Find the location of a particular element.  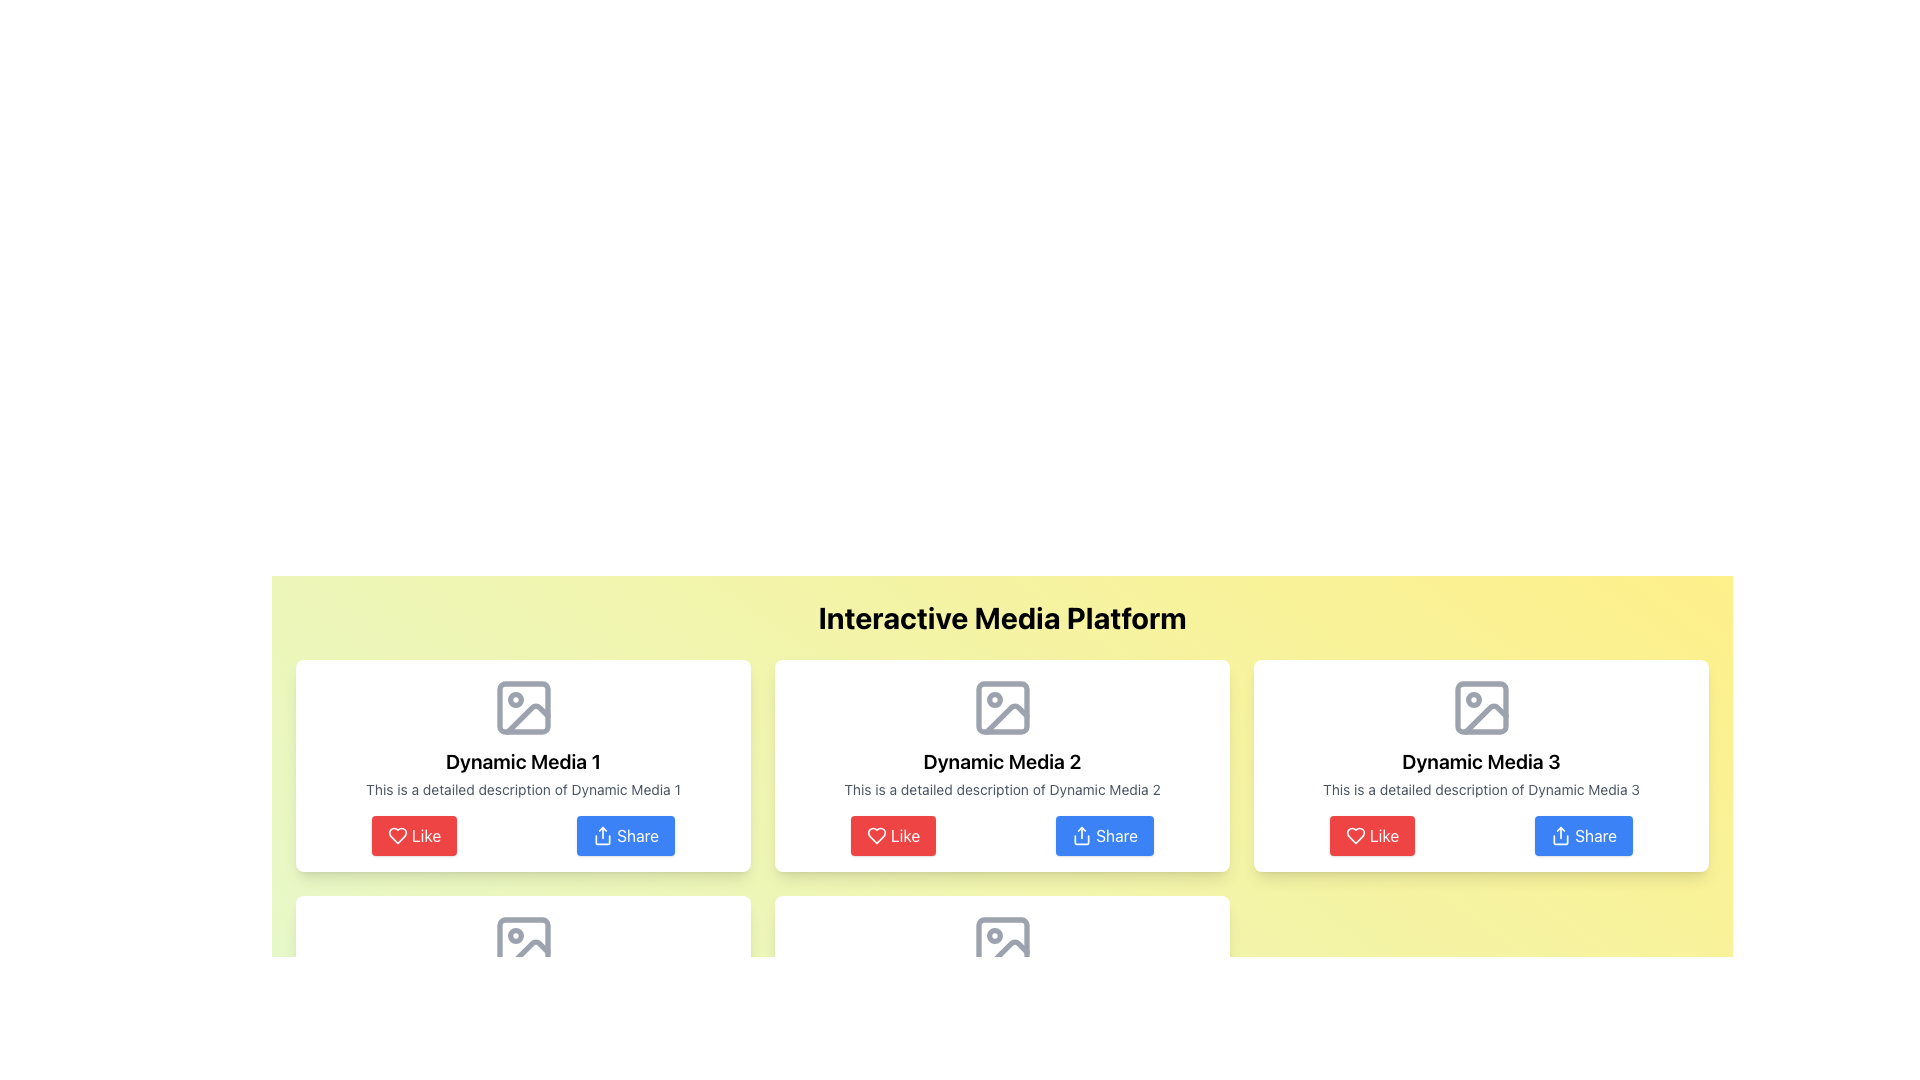

the small square component with rounded corners located in the center of the visual icon representing the image in the 'Dynamic Media 3' card is located at coordinates (1481, 707).